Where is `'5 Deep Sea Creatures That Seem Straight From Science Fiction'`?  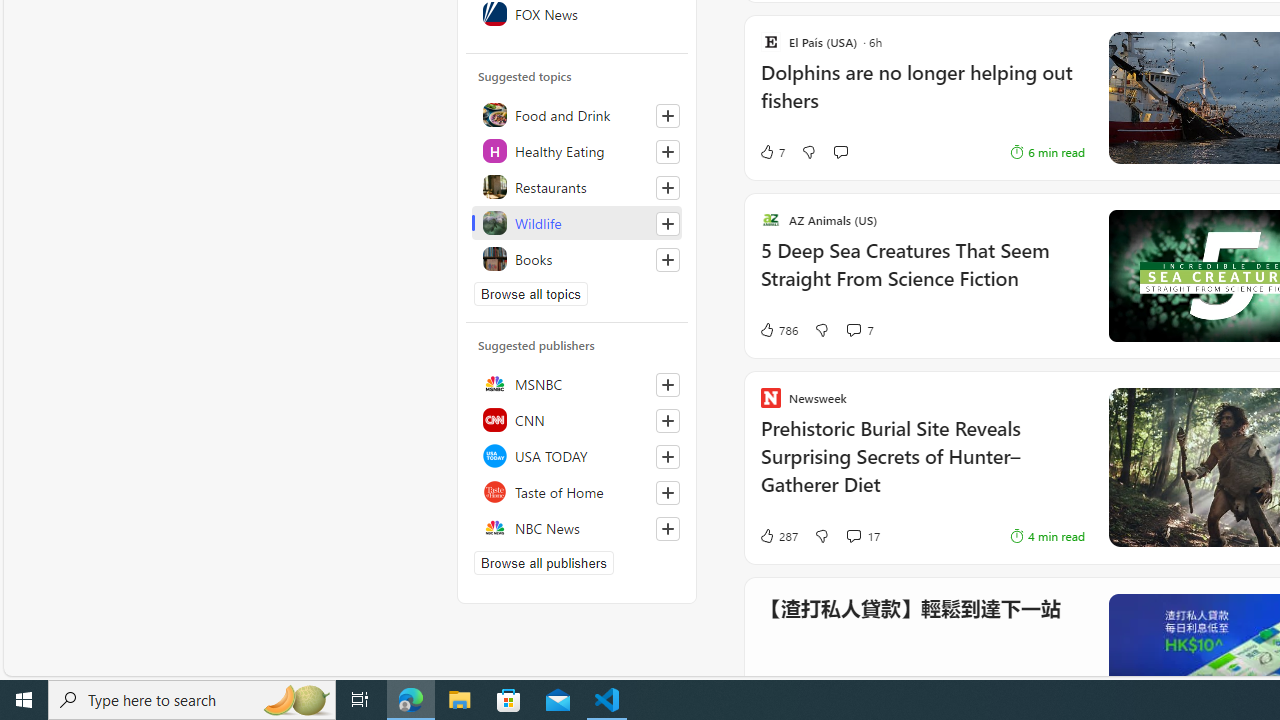
'5 Deep Sea Creatures That Seem Straight From Science Fiction' is located at coordinates (921, 275).